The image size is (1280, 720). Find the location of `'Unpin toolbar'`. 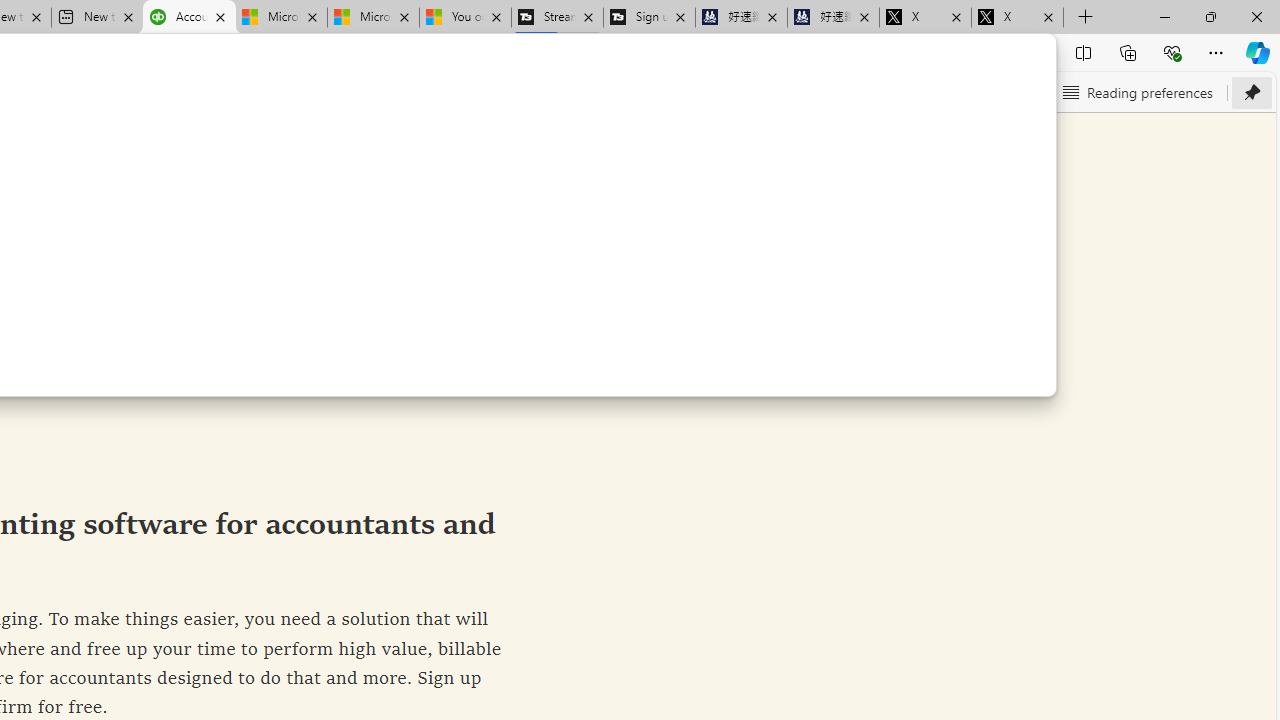

'Unpin toolbar' is located at coordinates (1251, 92).